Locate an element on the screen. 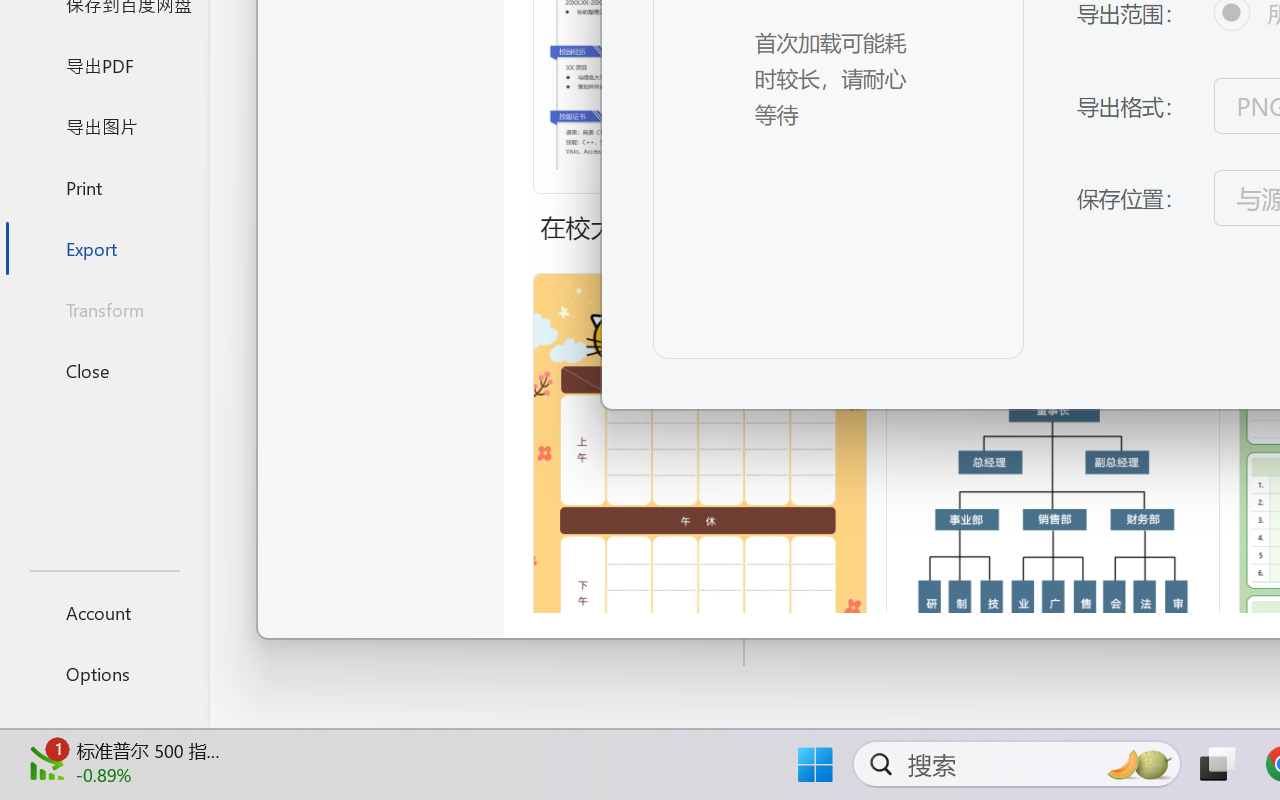 This screenshot has height=800, width=1280. 'Options' is located at coordinates (103, 673).